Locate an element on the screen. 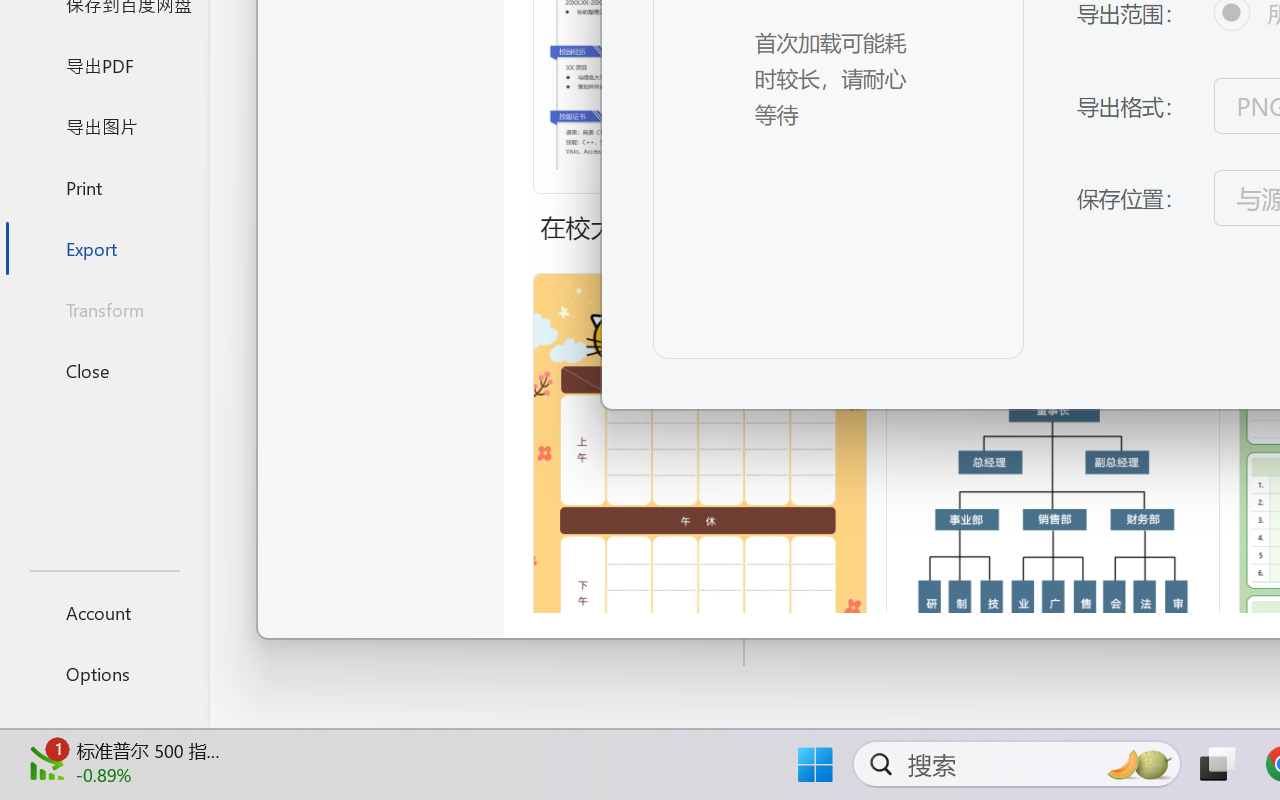 This screenshot has height=800, width=1280. 'Options' is located at coordinates (103, 673).